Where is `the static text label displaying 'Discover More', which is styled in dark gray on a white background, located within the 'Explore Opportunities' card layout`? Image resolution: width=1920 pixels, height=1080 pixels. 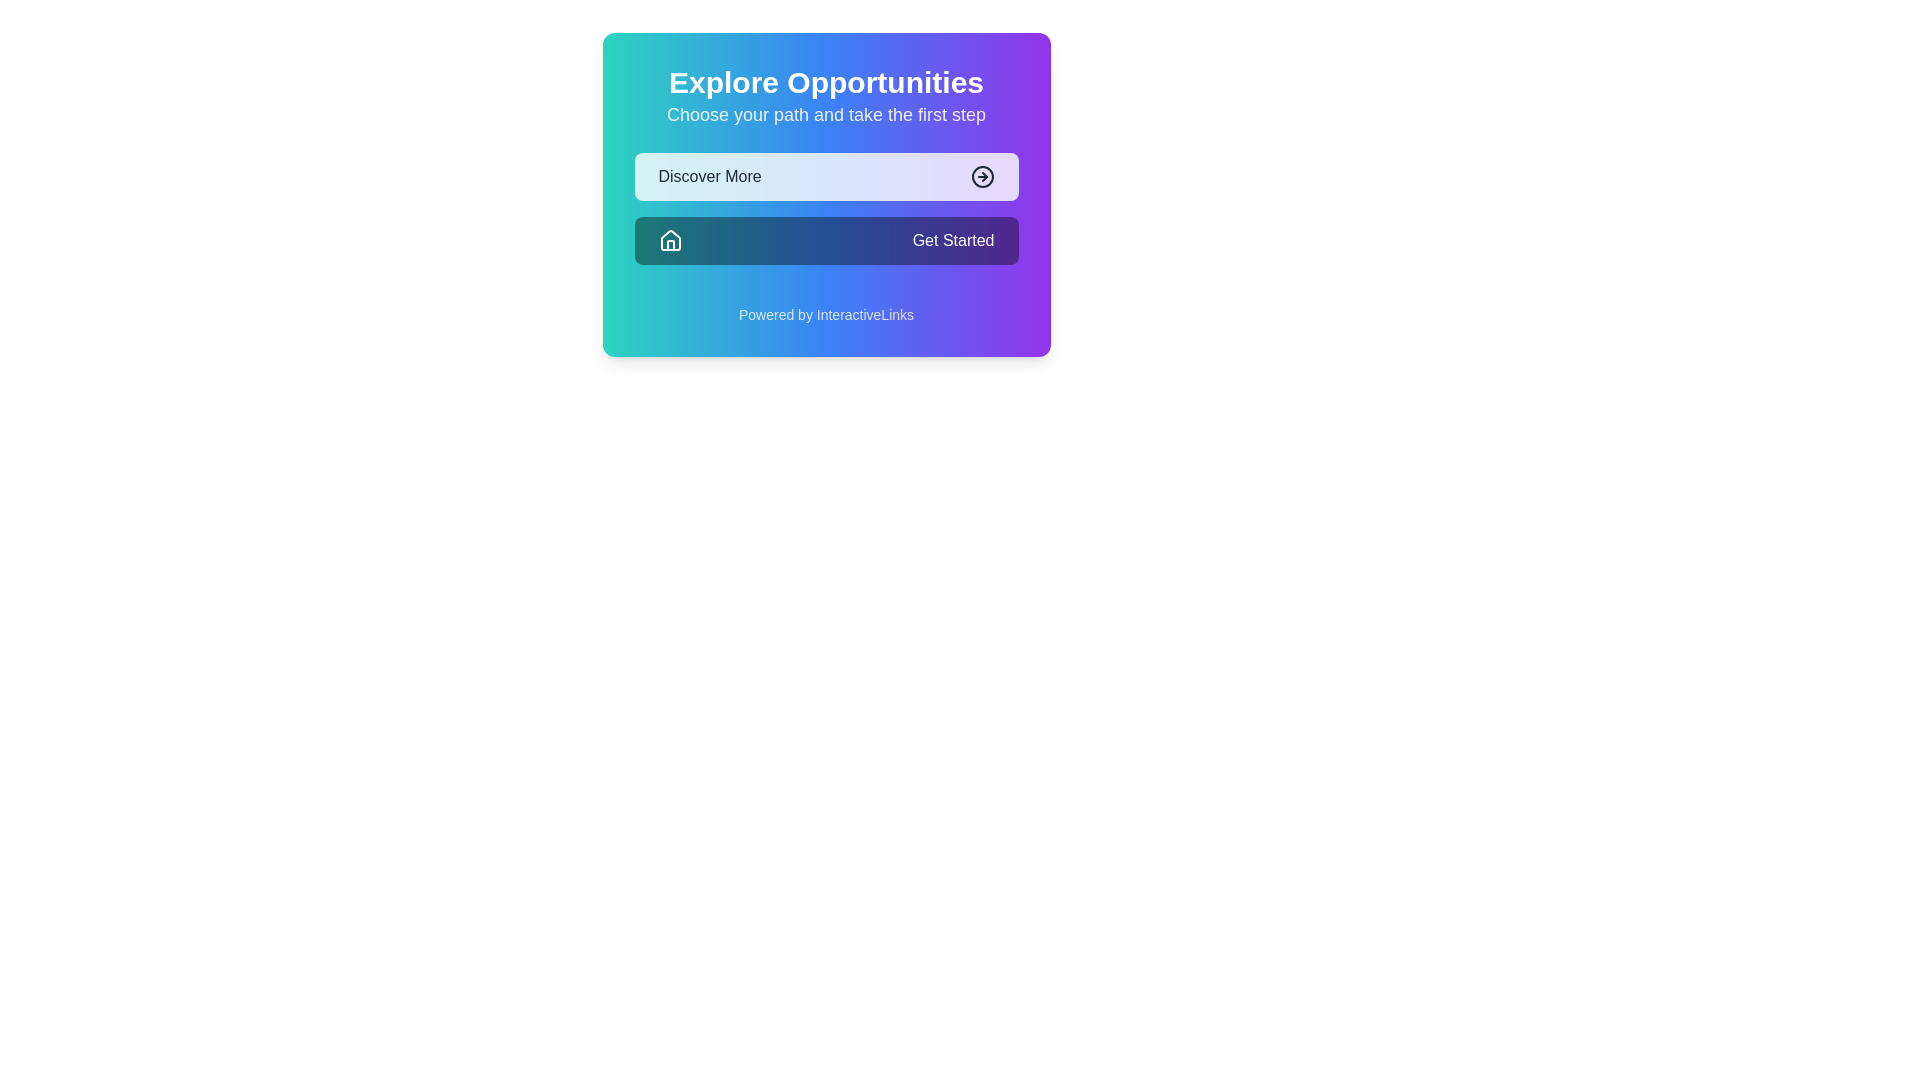
the static text label displaying 'Discover More', which is styled in dark gray on a white background, located within the 'Explore Opportunities' card layout is located at coordinates (710, 176).